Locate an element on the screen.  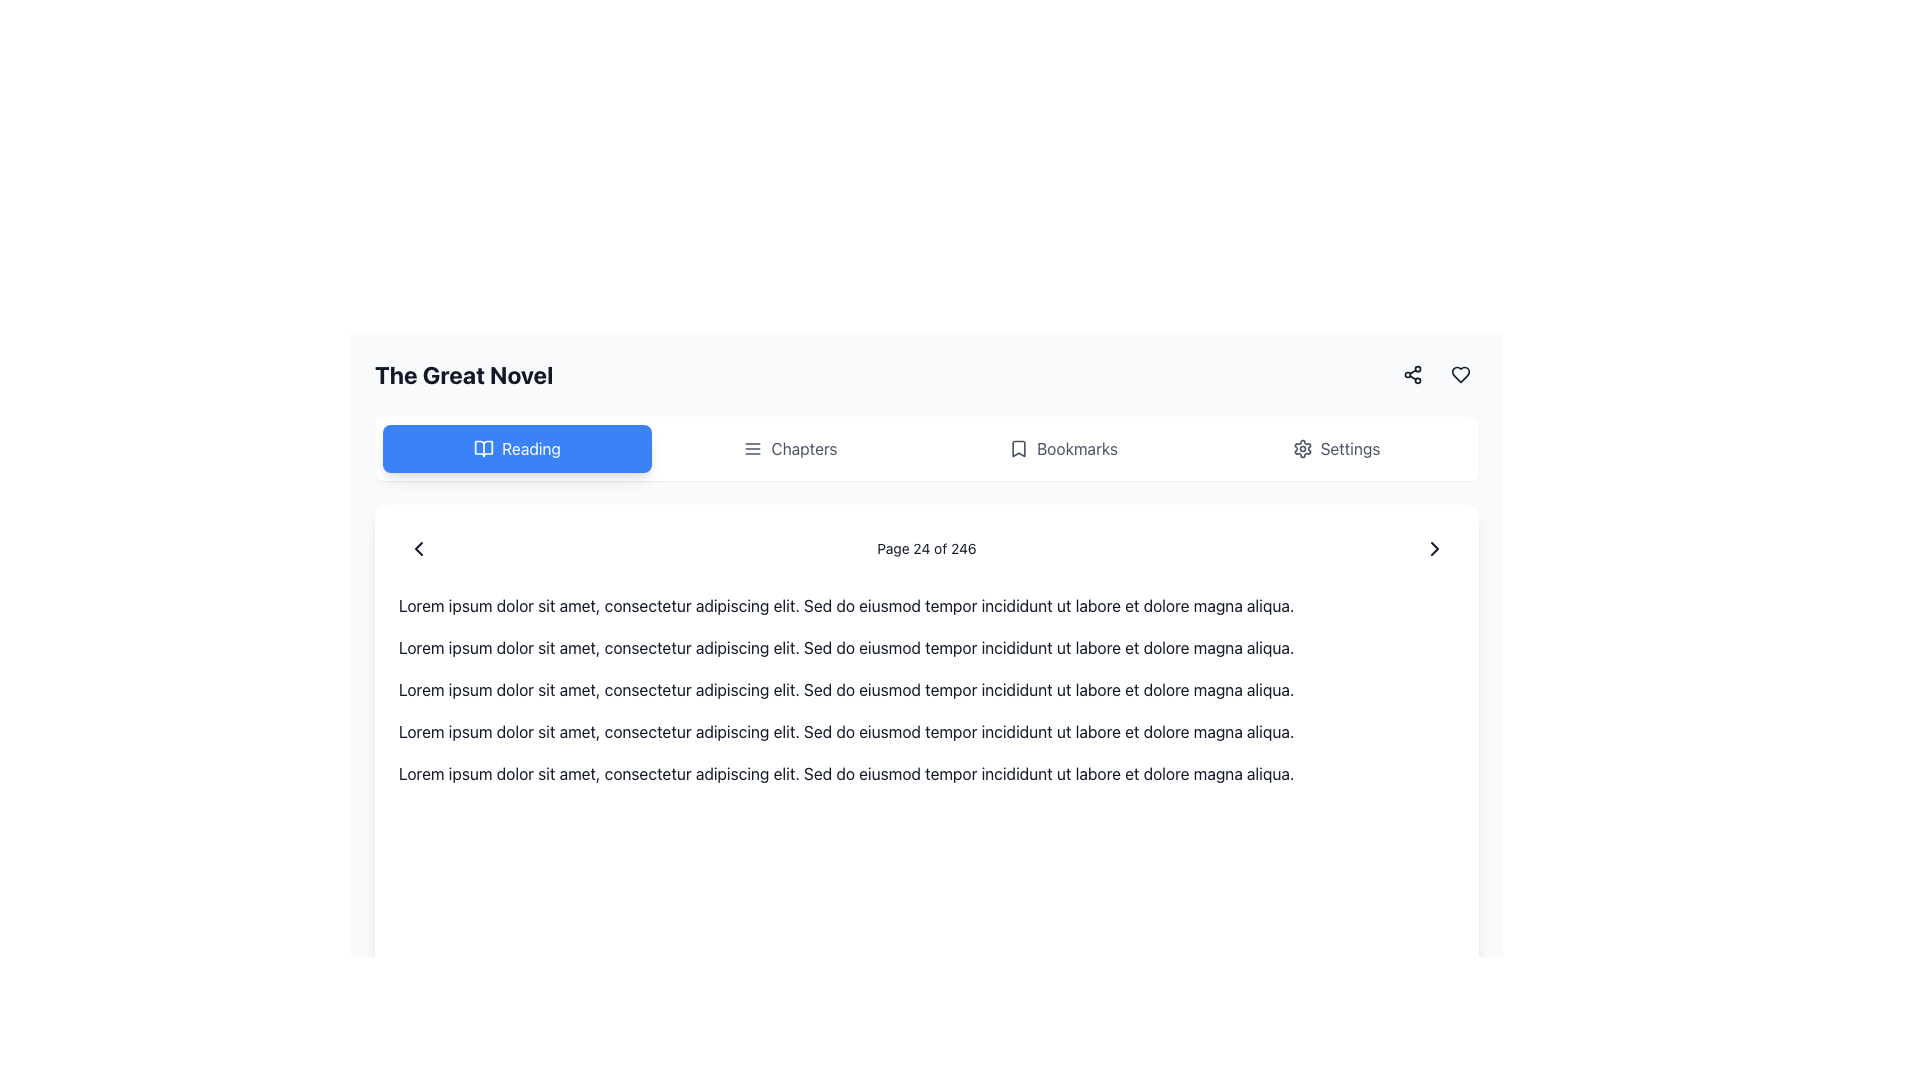
the Heart icon button located in the top-right corner of the interface is located at coordinates (1460, 374).